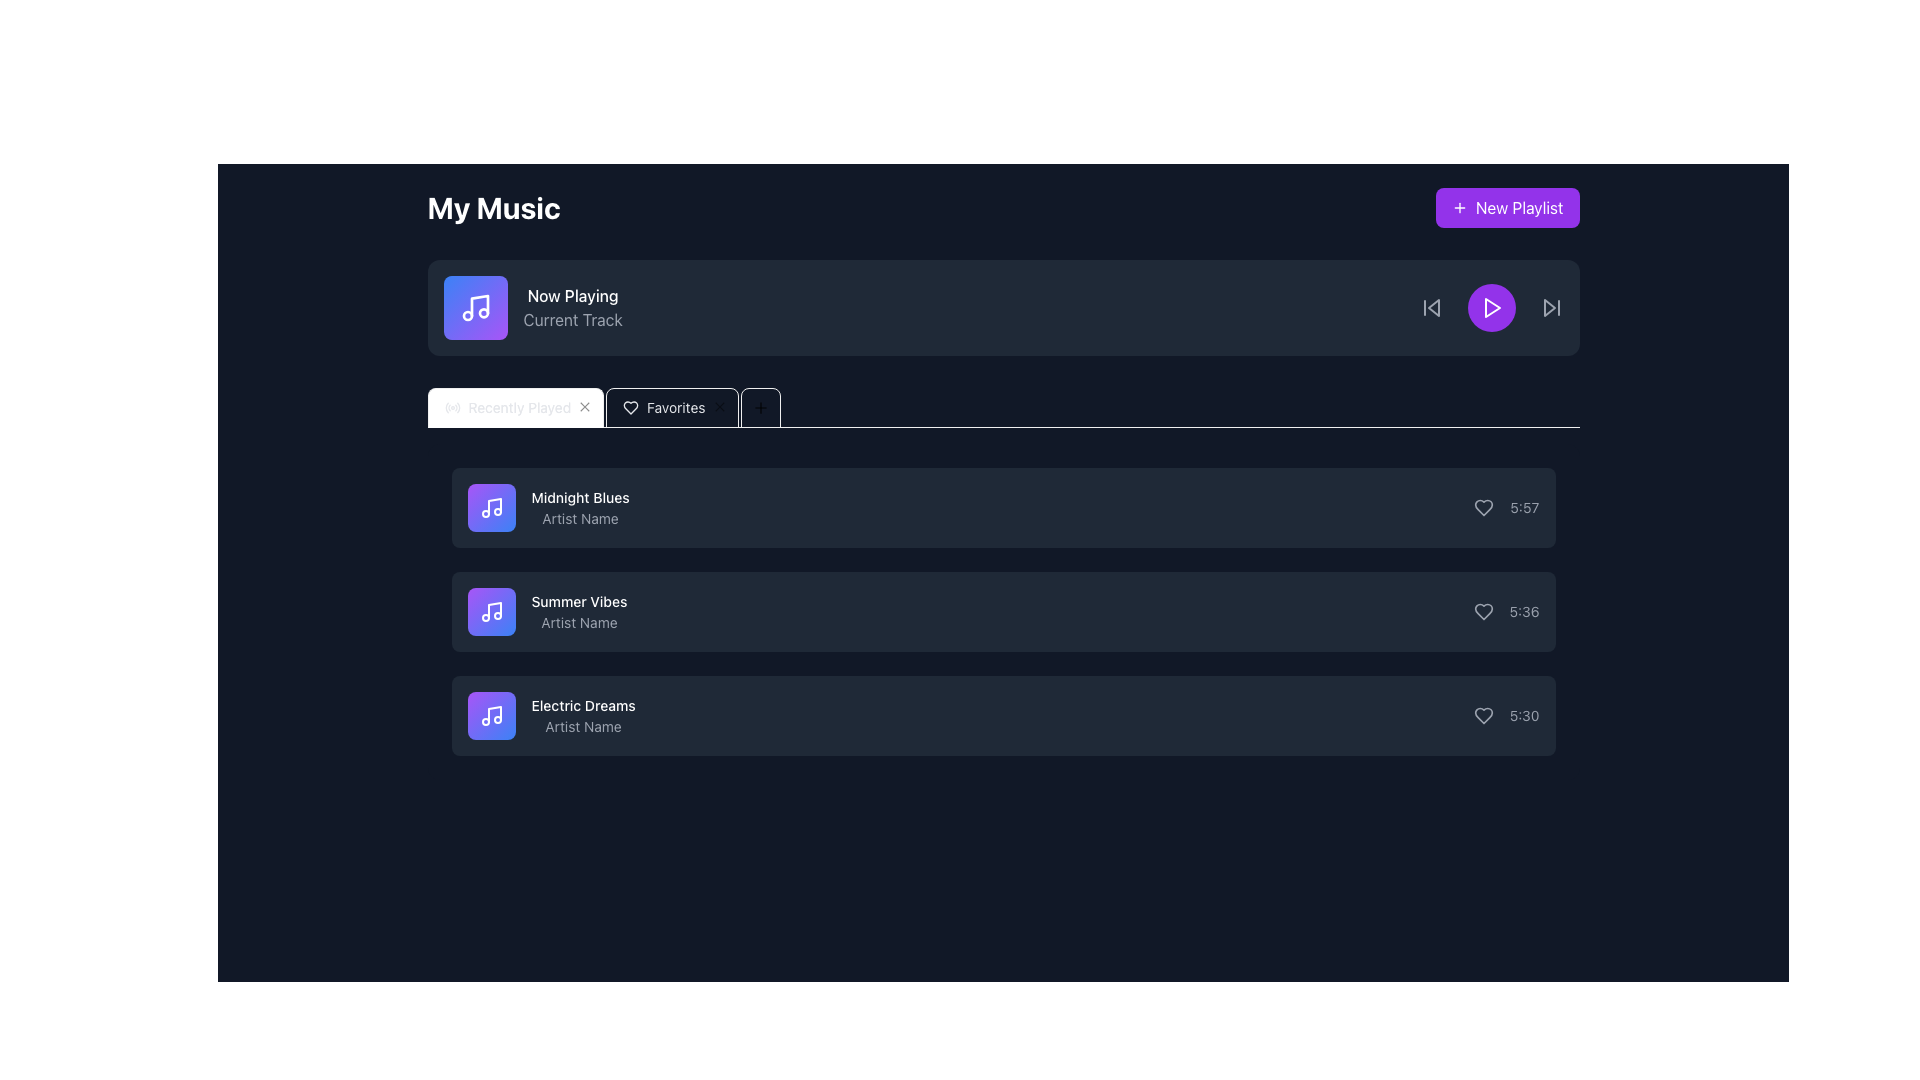 The image size is (1920, 1080). I want to click on the text label displaying the title 'Midnight Blues' in the user's playlist, which is located in the first row under the 'Favorites' filter, so click(579, 496).